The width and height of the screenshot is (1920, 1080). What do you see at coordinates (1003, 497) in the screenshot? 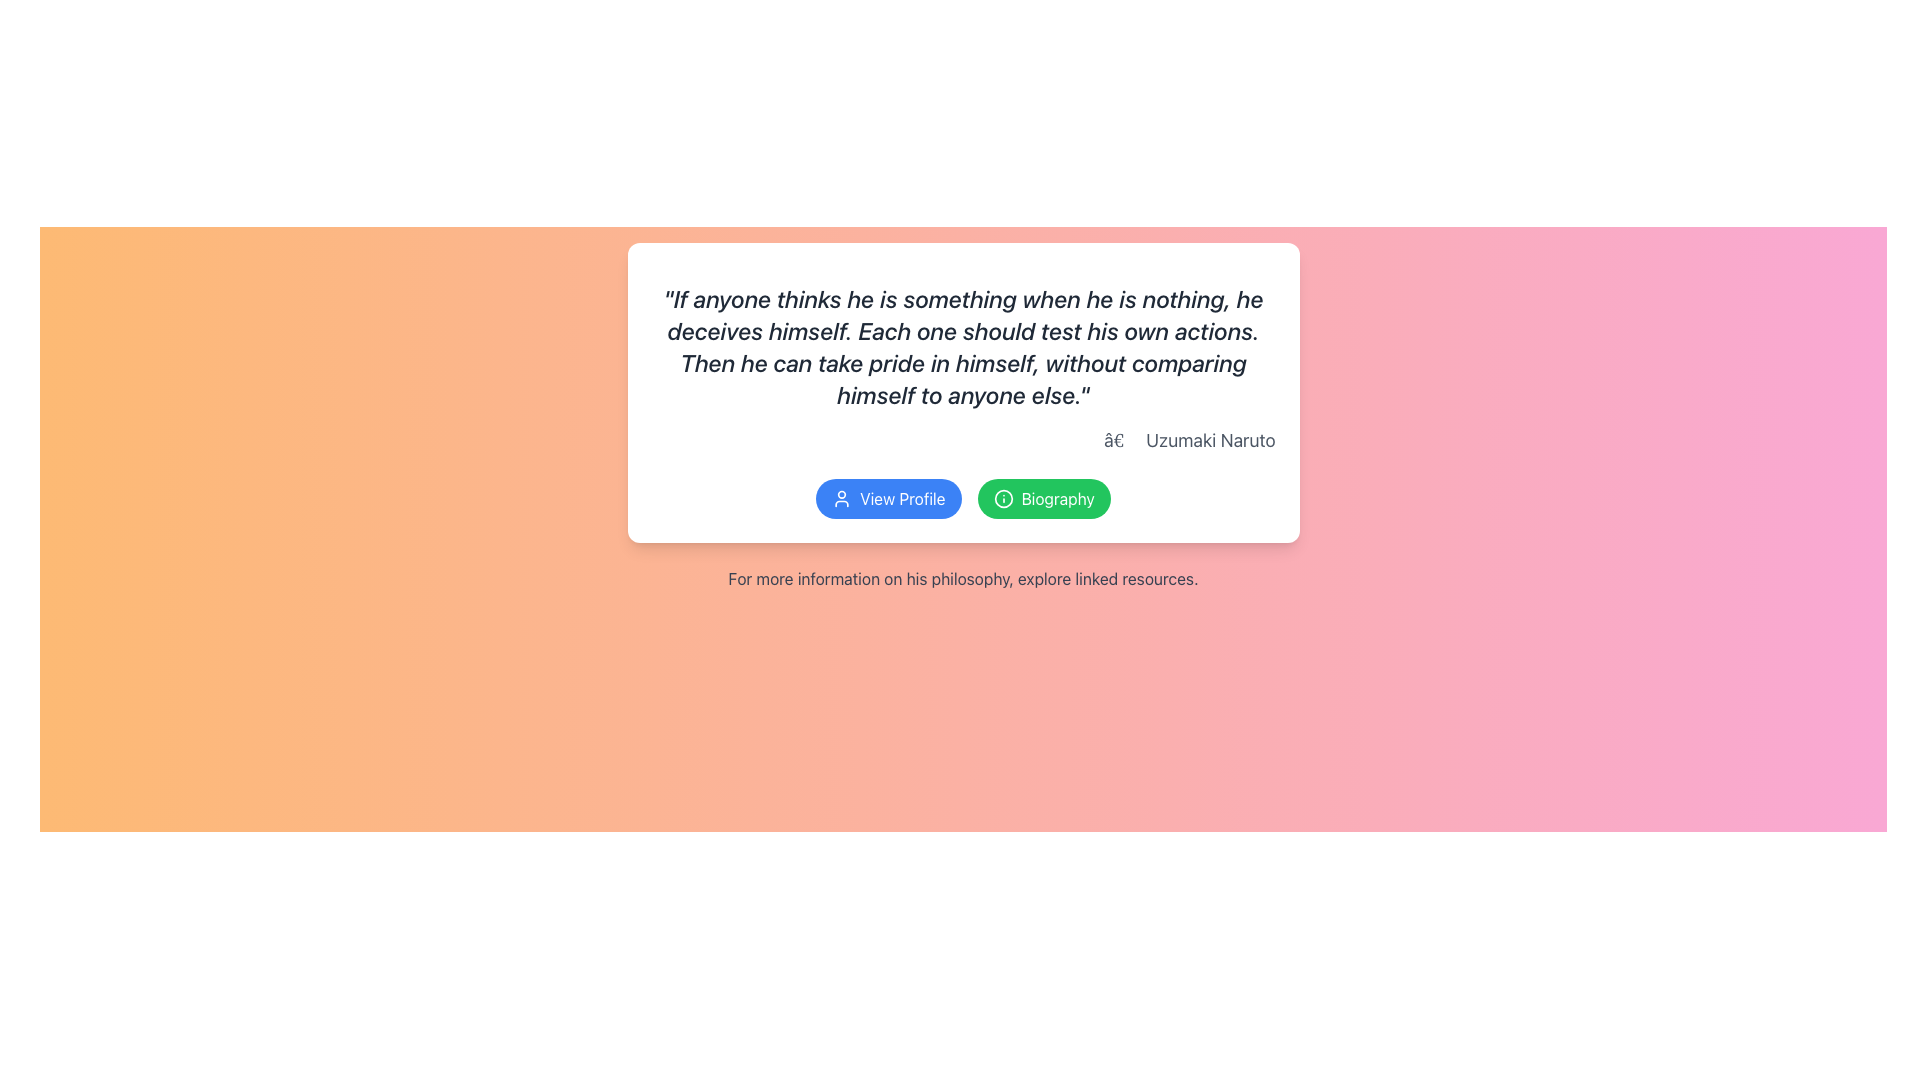
I see `the SVG Icon inside the green button labeled 'Biography', which directs users to see a biography` at bounding box center [1003, 497].